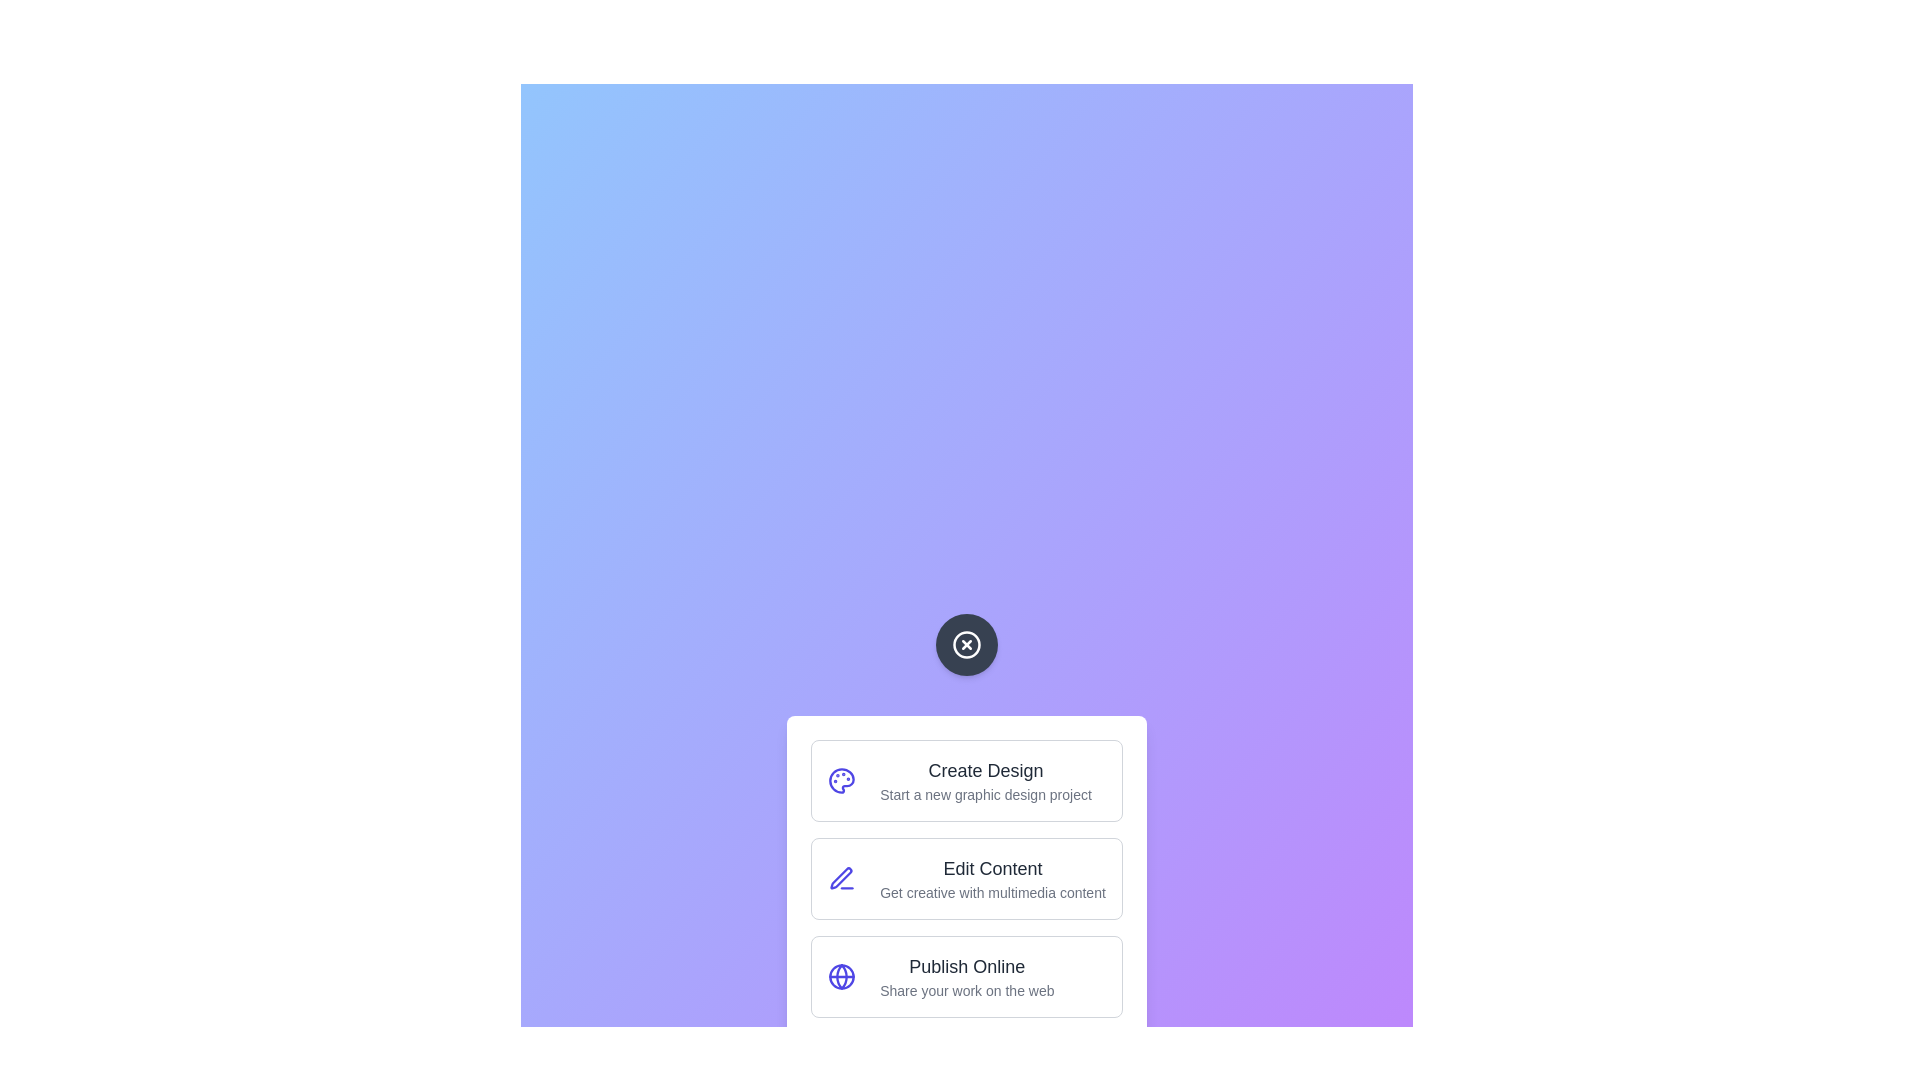 The height and width of the screenshot is (1080, 1920). I want to click on button at the center of the screen to toggle the menu visibility, so click(966, 644).